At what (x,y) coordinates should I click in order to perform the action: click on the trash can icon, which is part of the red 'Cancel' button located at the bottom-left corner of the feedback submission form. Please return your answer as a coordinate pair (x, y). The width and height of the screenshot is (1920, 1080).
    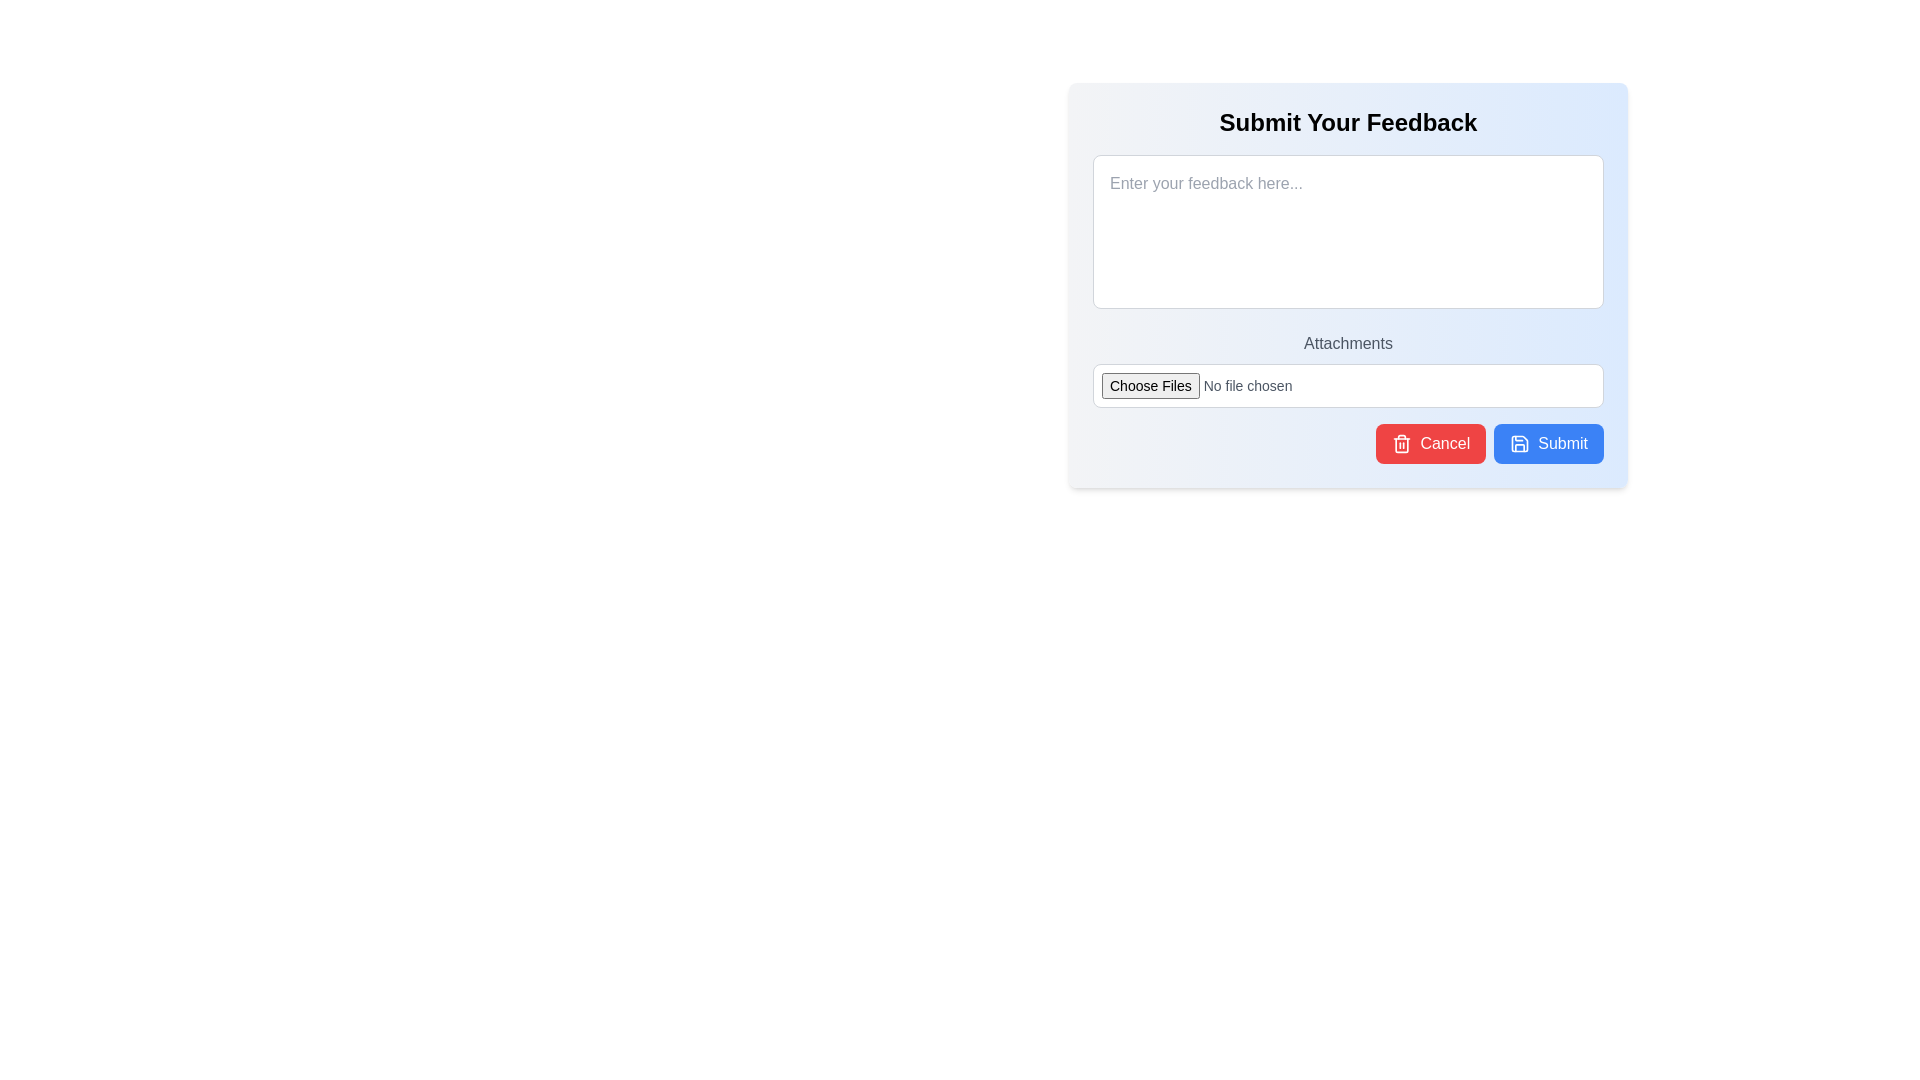
    Looking at the image, I should click on (1401, 442).